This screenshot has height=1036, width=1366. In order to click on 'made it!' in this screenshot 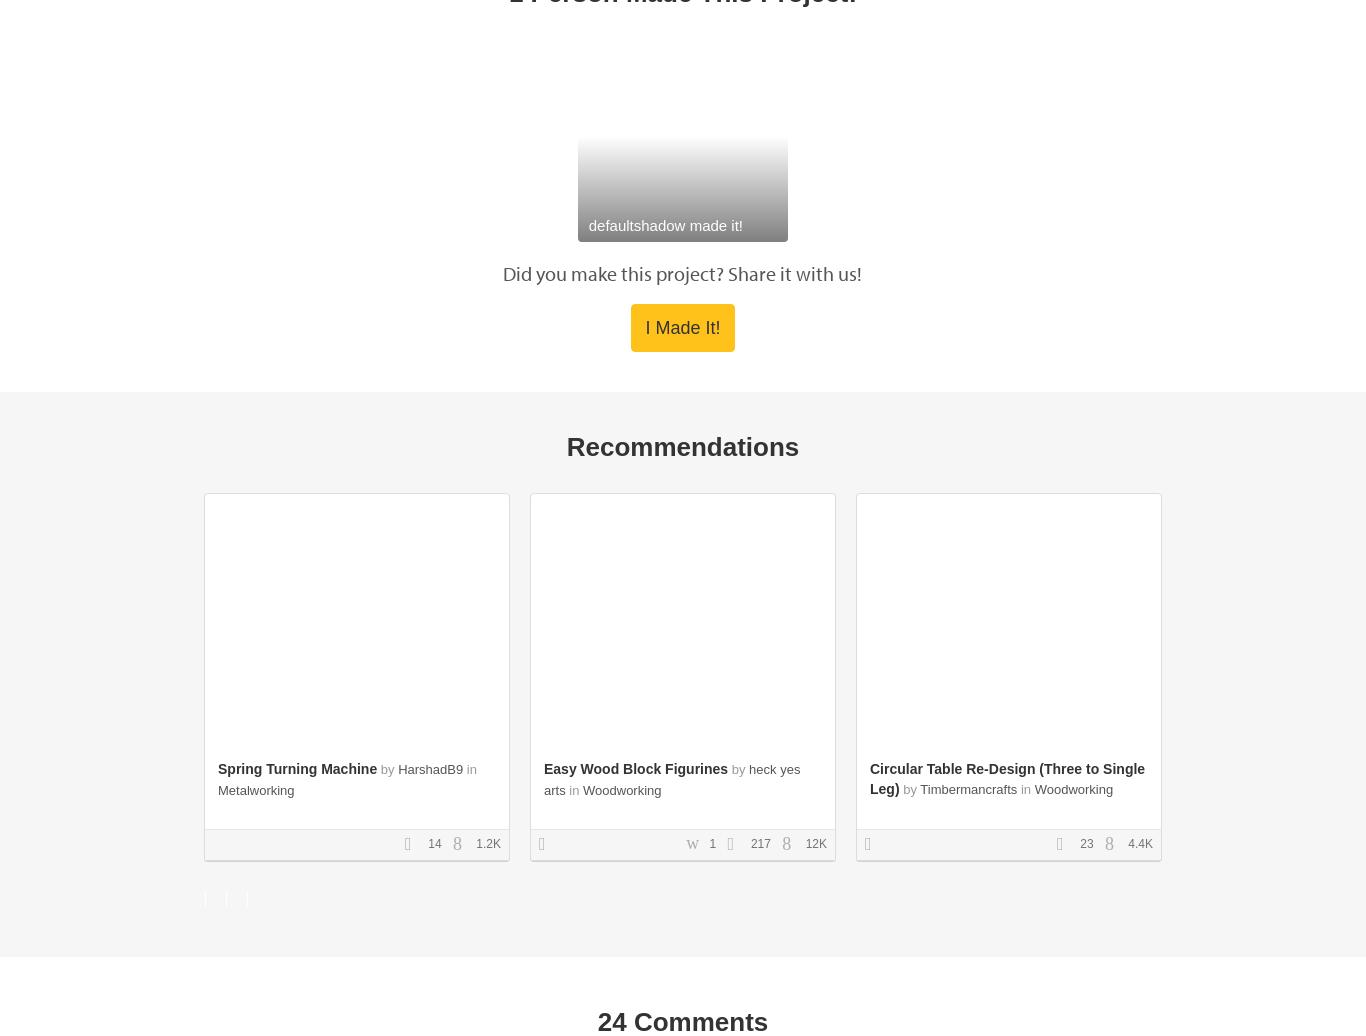, I will do `click(714, 224)`.